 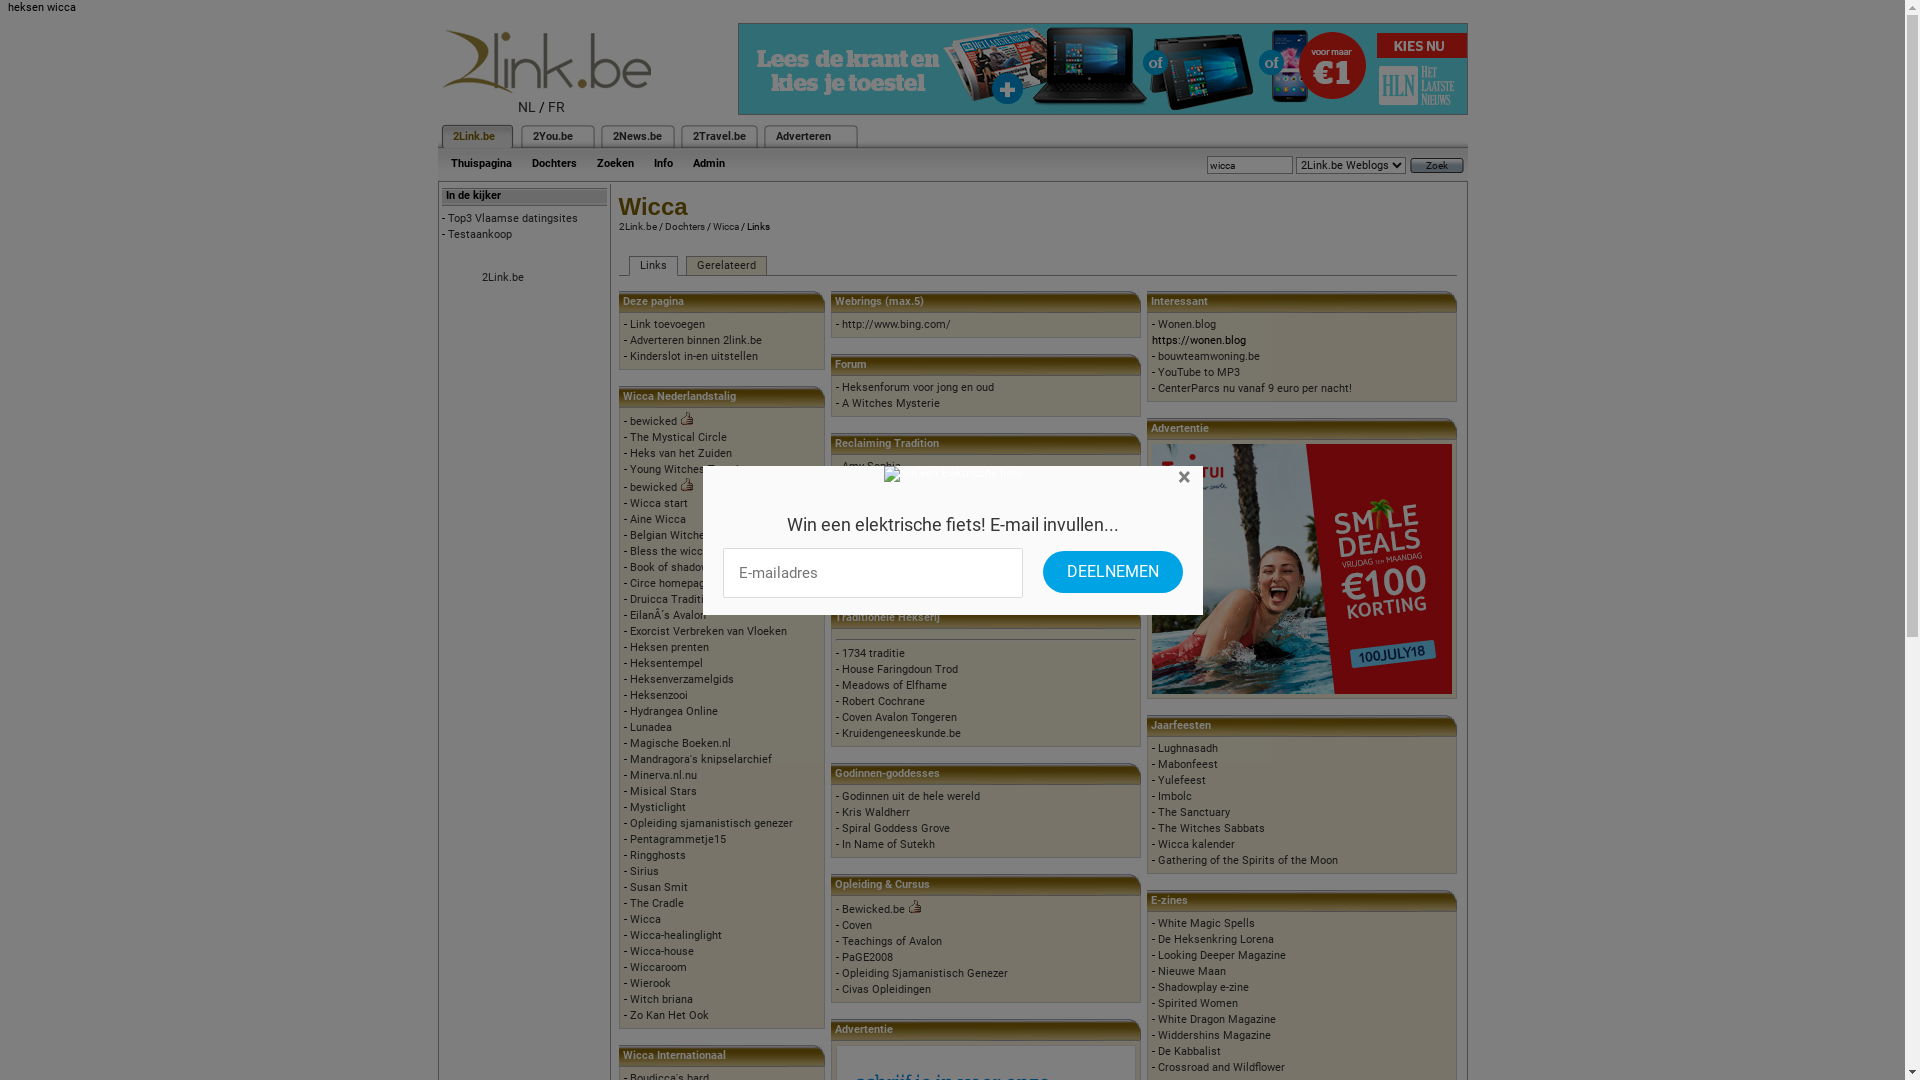 I want to click on 'The Cradle', so click(x=657, y=903).